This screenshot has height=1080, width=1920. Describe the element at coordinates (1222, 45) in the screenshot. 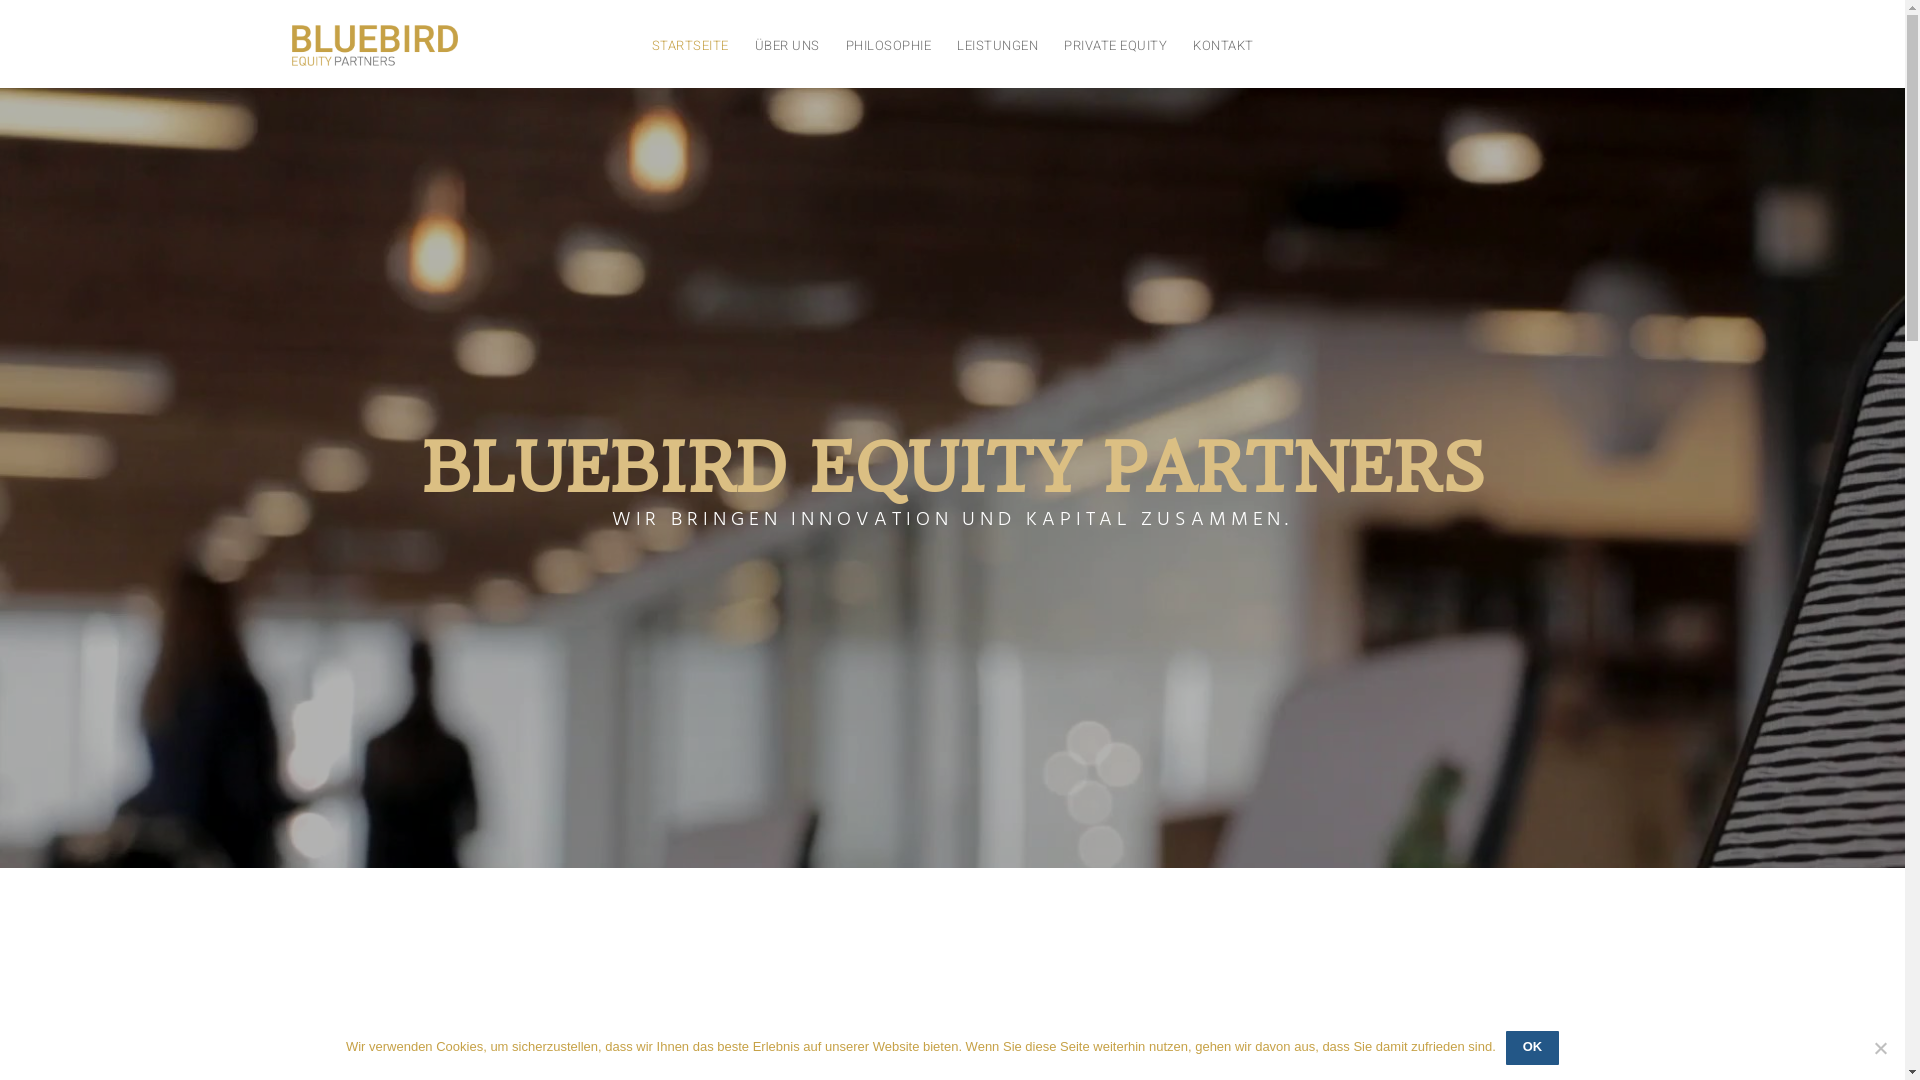

I see `'KONTAKT'` at that location.